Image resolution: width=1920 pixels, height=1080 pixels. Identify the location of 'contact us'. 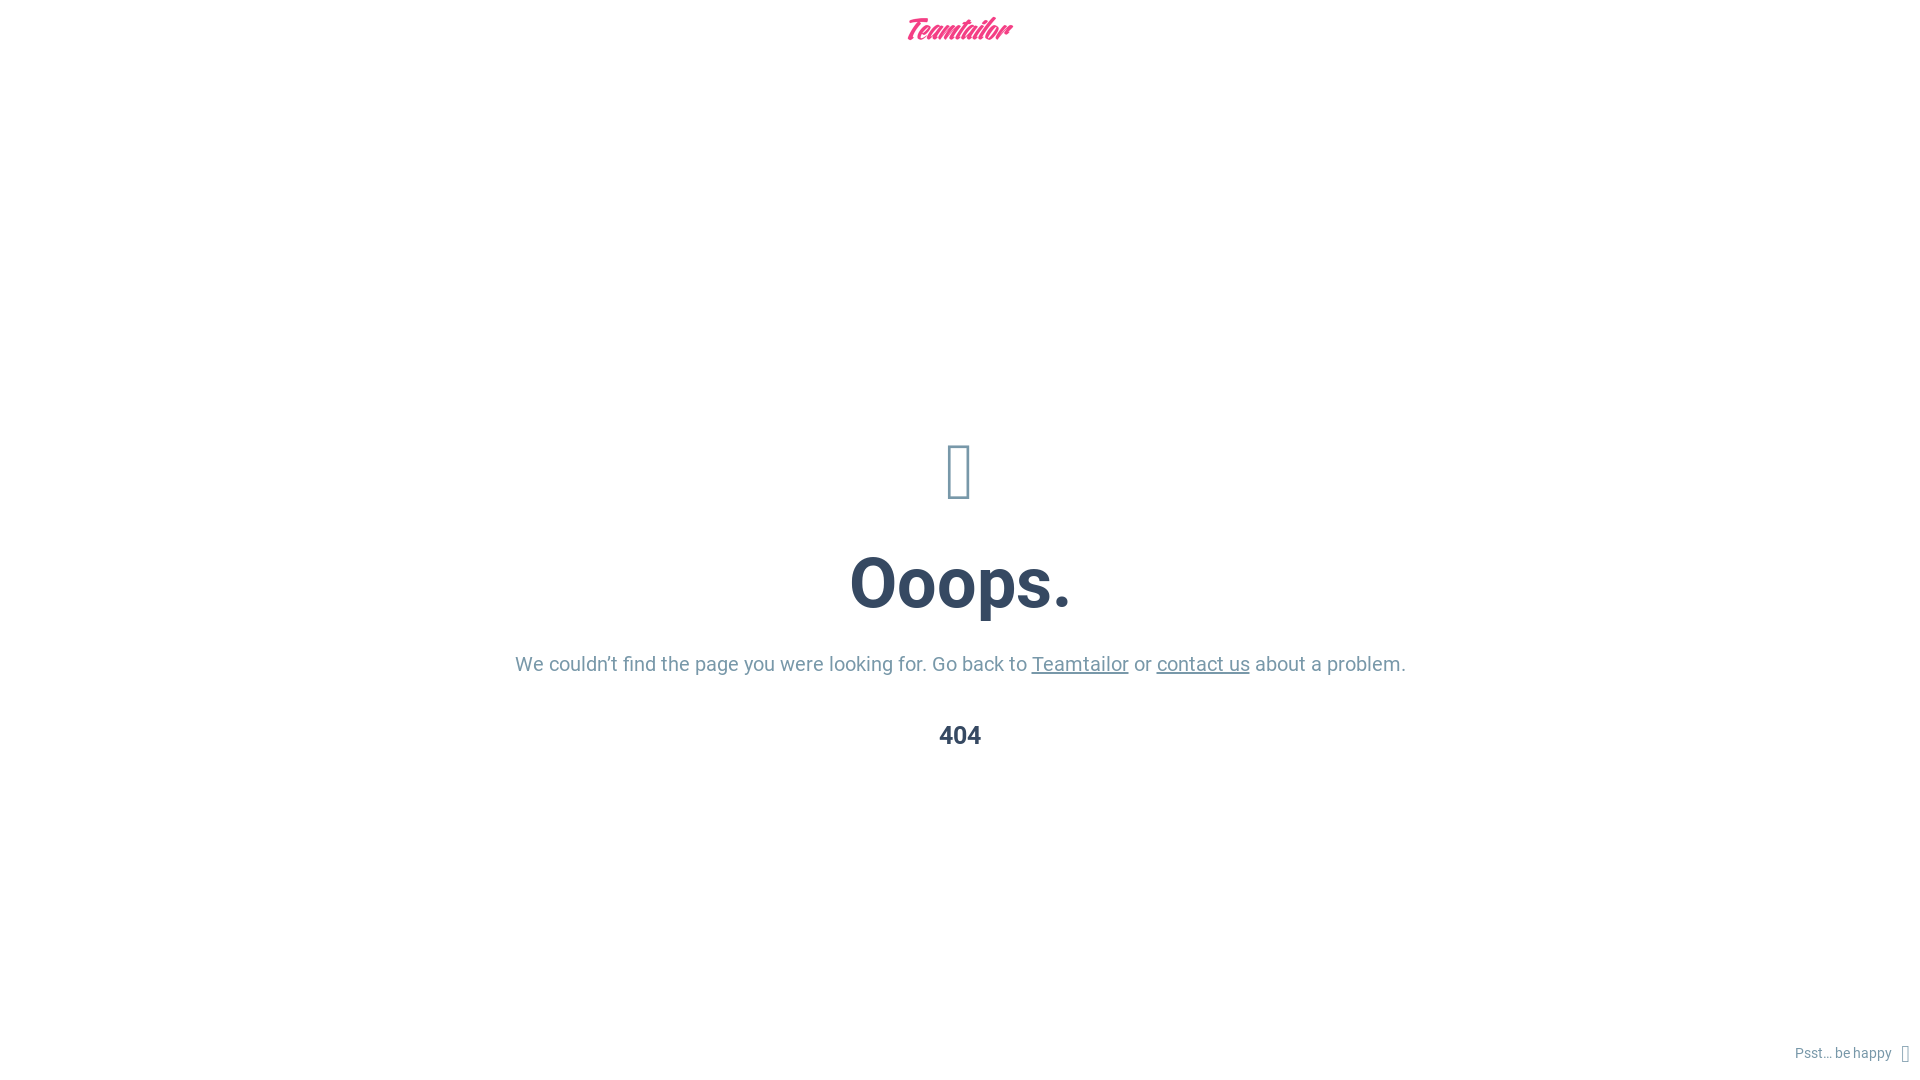
(1156, 663).